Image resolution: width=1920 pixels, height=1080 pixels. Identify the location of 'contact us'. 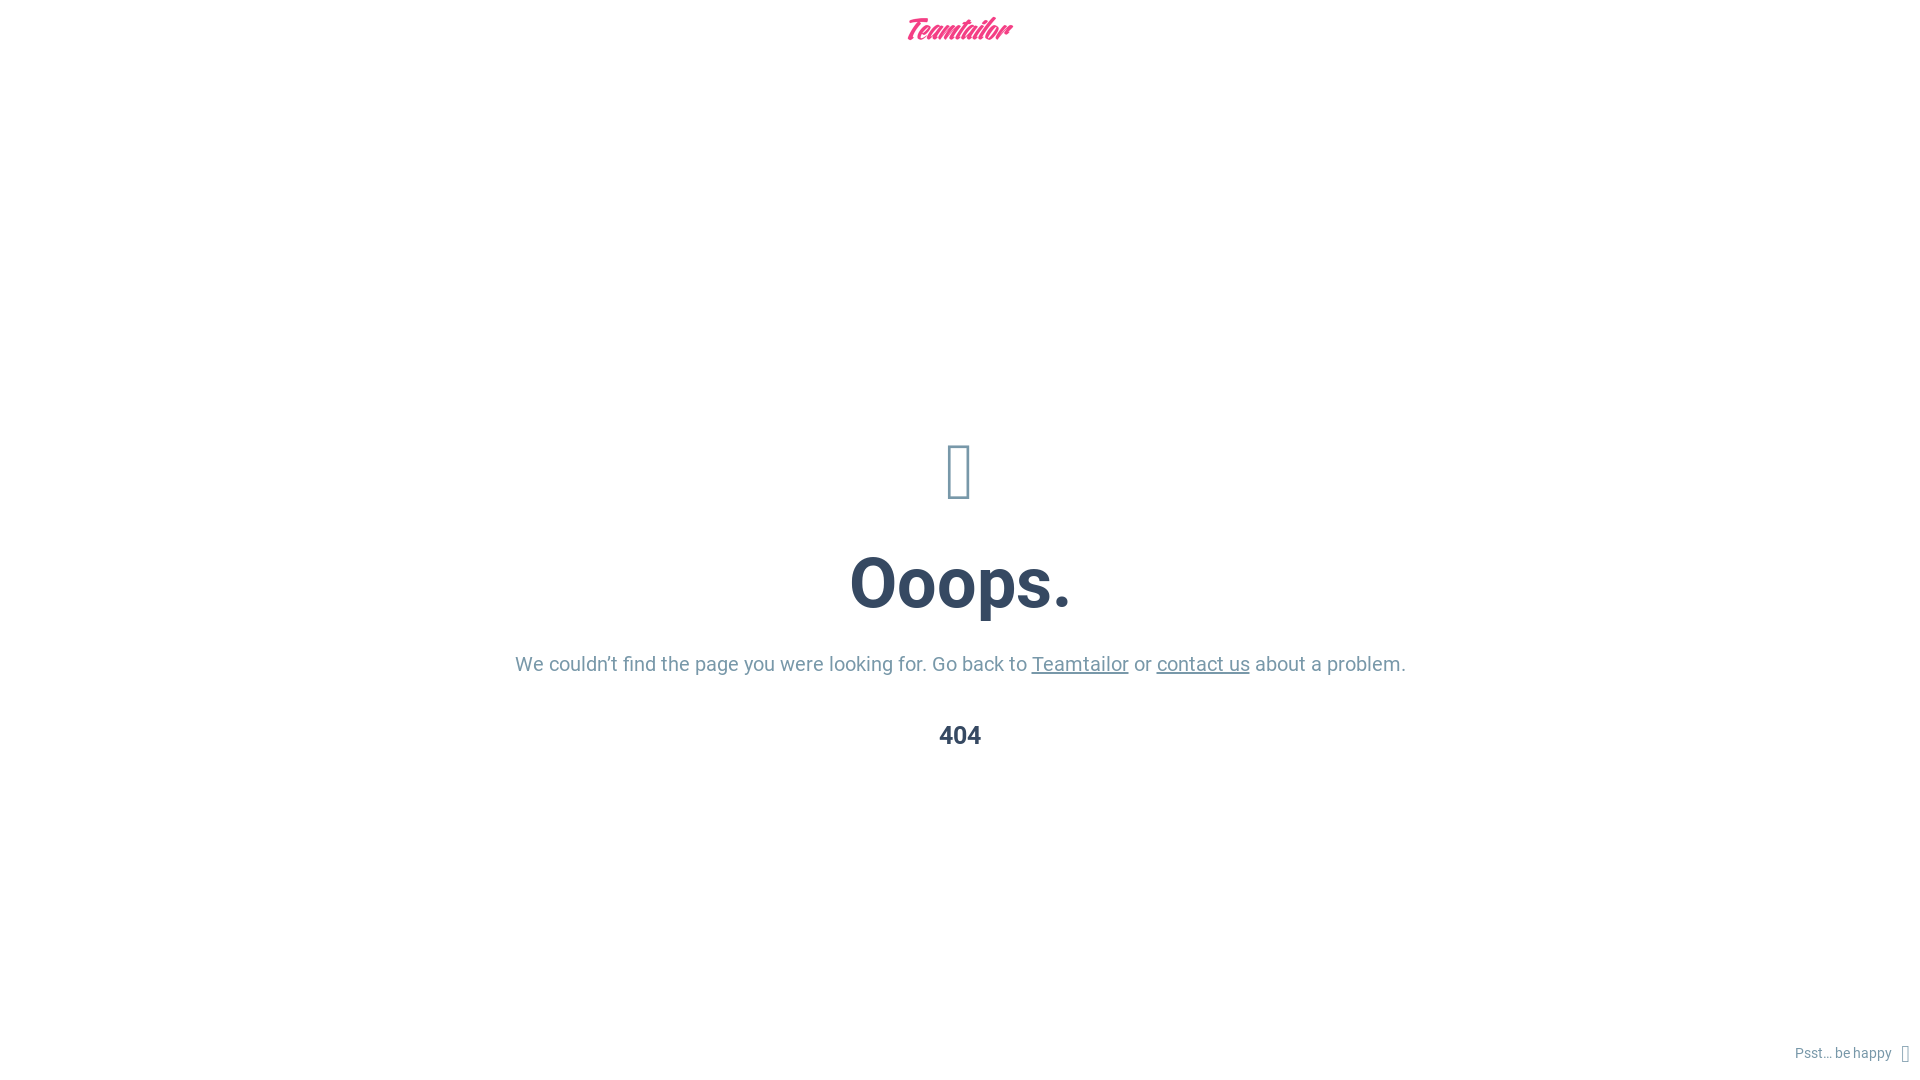
(1156, 663).